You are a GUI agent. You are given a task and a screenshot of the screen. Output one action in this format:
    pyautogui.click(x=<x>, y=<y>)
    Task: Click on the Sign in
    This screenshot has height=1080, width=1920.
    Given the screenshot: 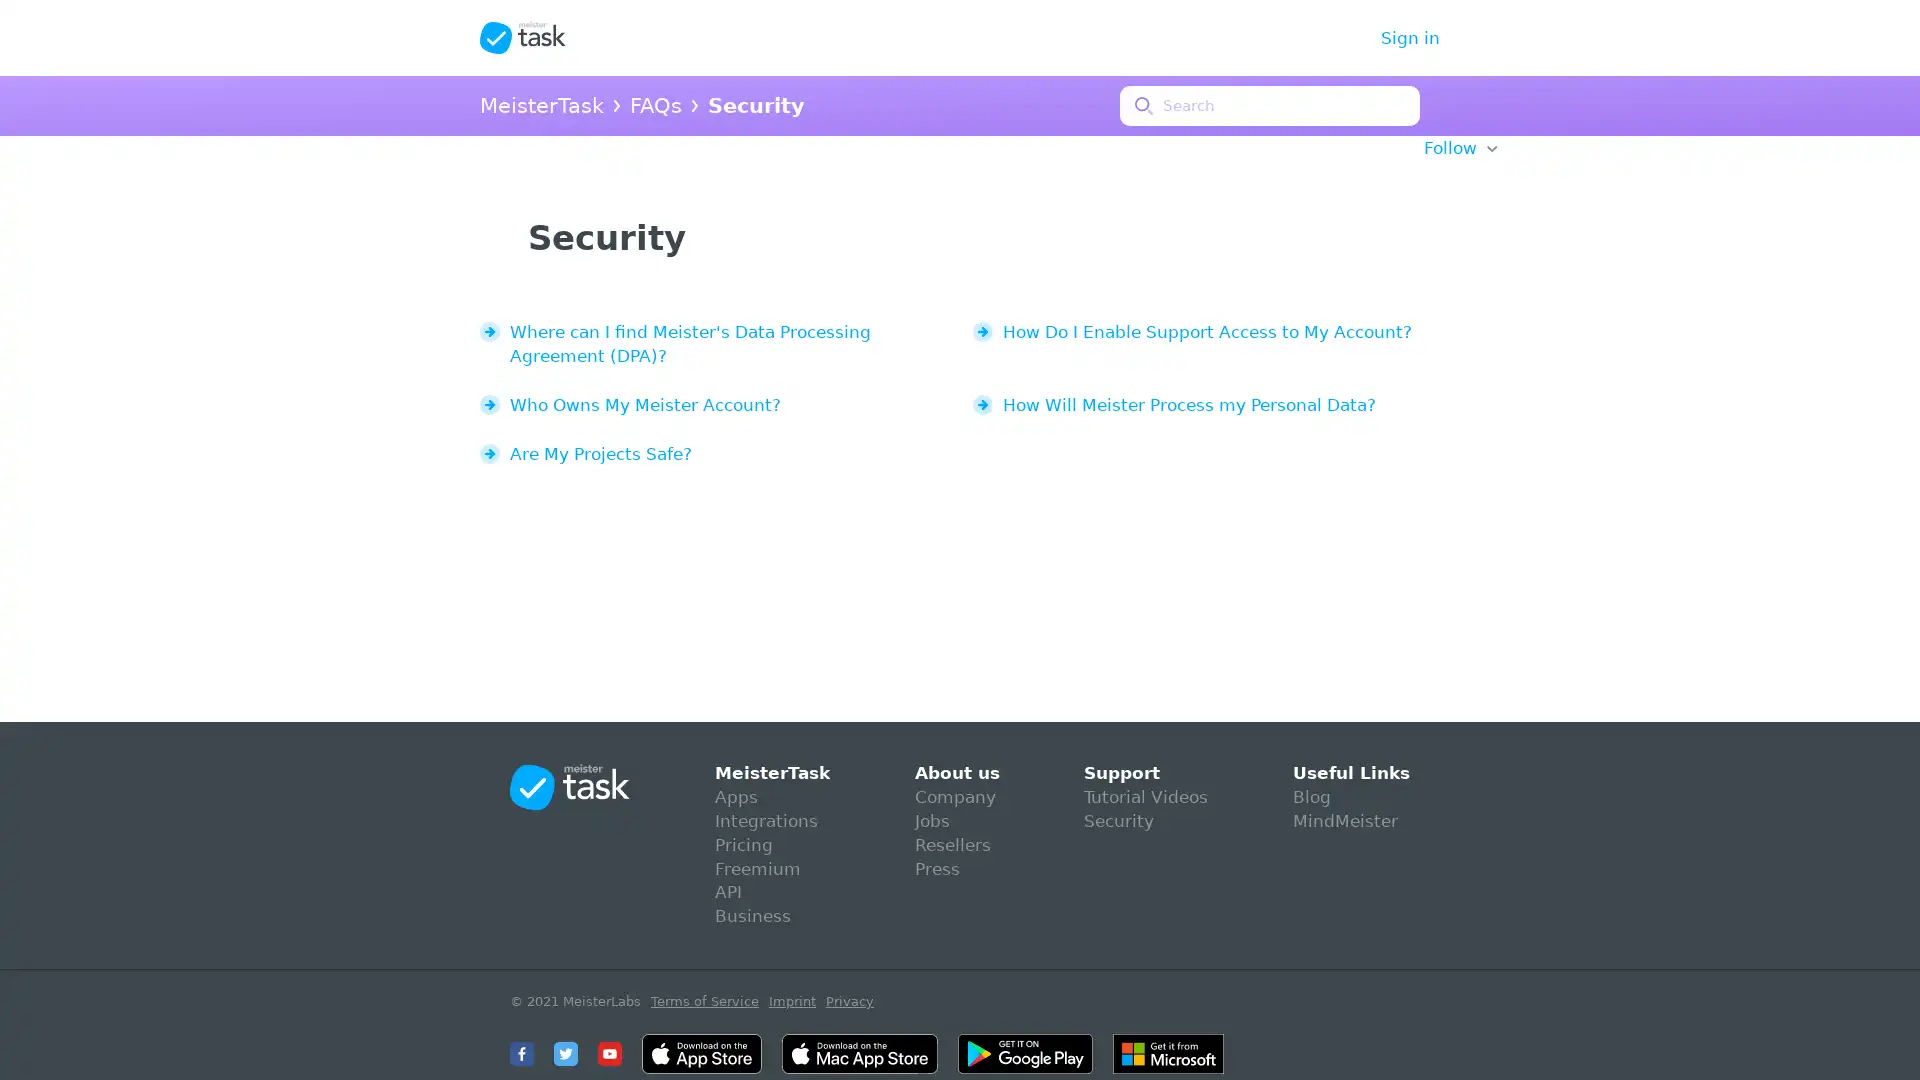 What is the action you would take?
    pyautogui.click(x=1409, y=38)
    